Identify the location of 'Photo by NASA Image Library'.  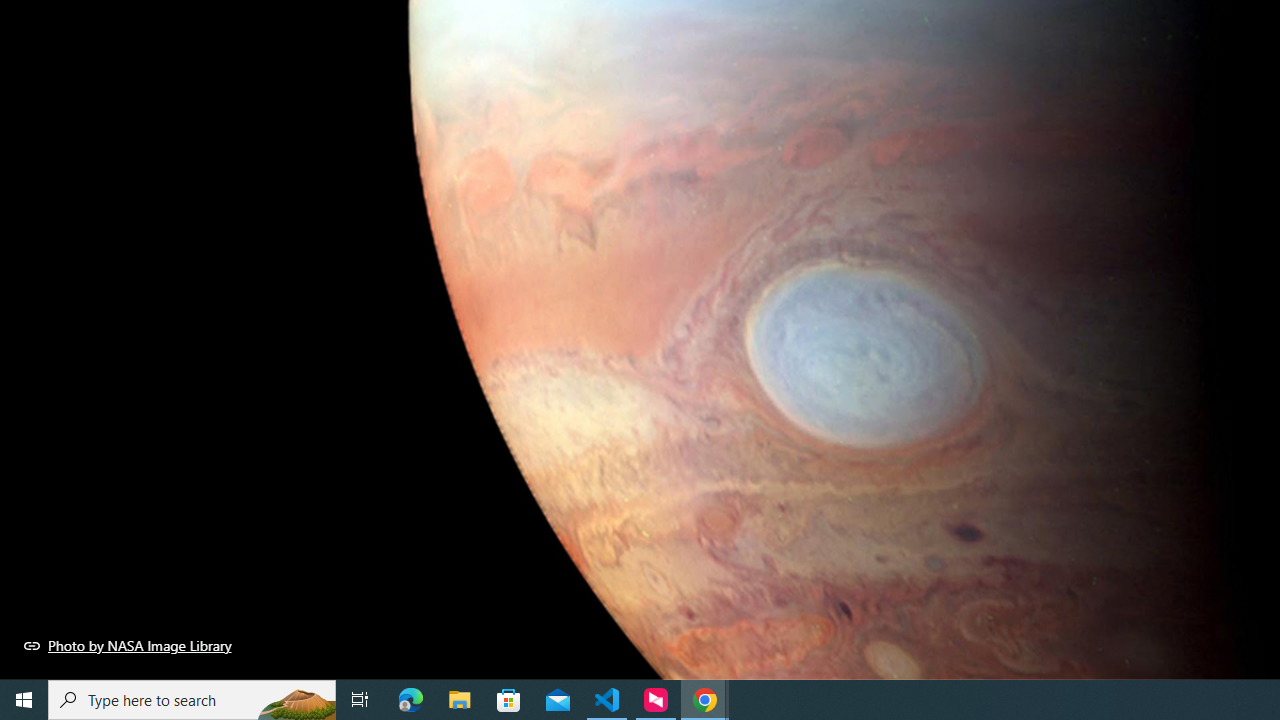
(127, 645).